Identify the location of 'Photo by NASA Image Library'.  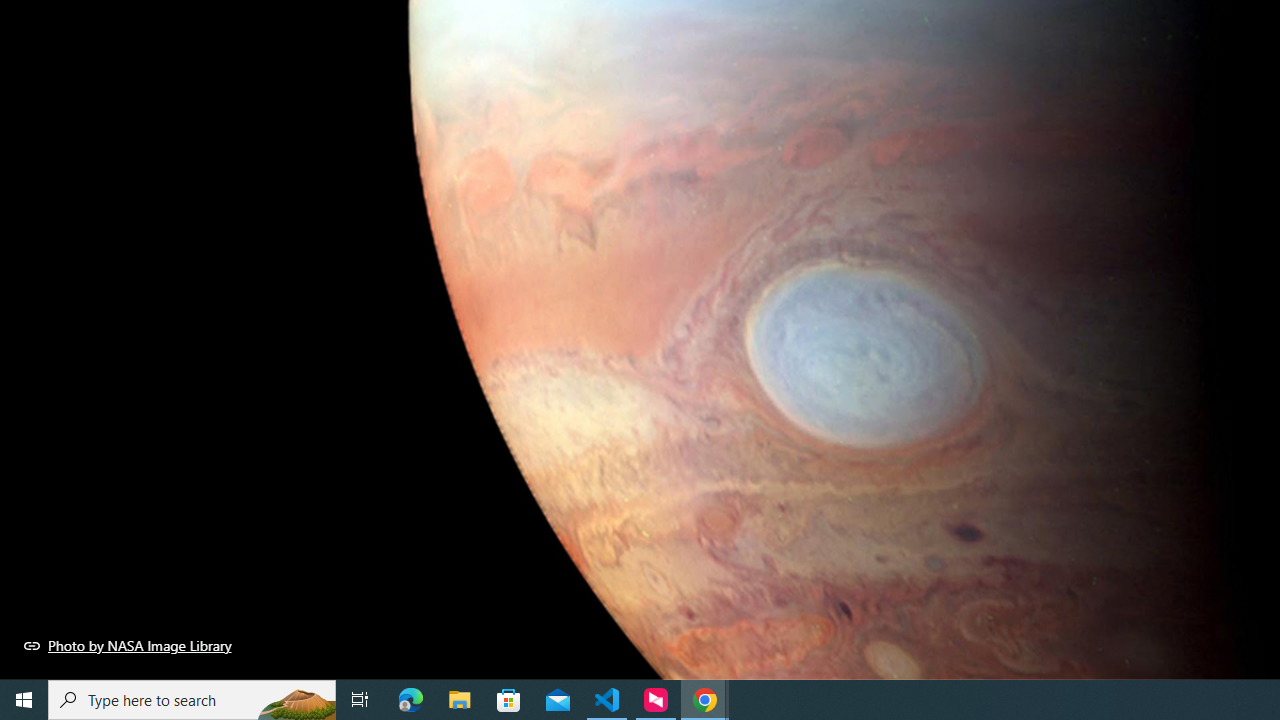
(127, 645).